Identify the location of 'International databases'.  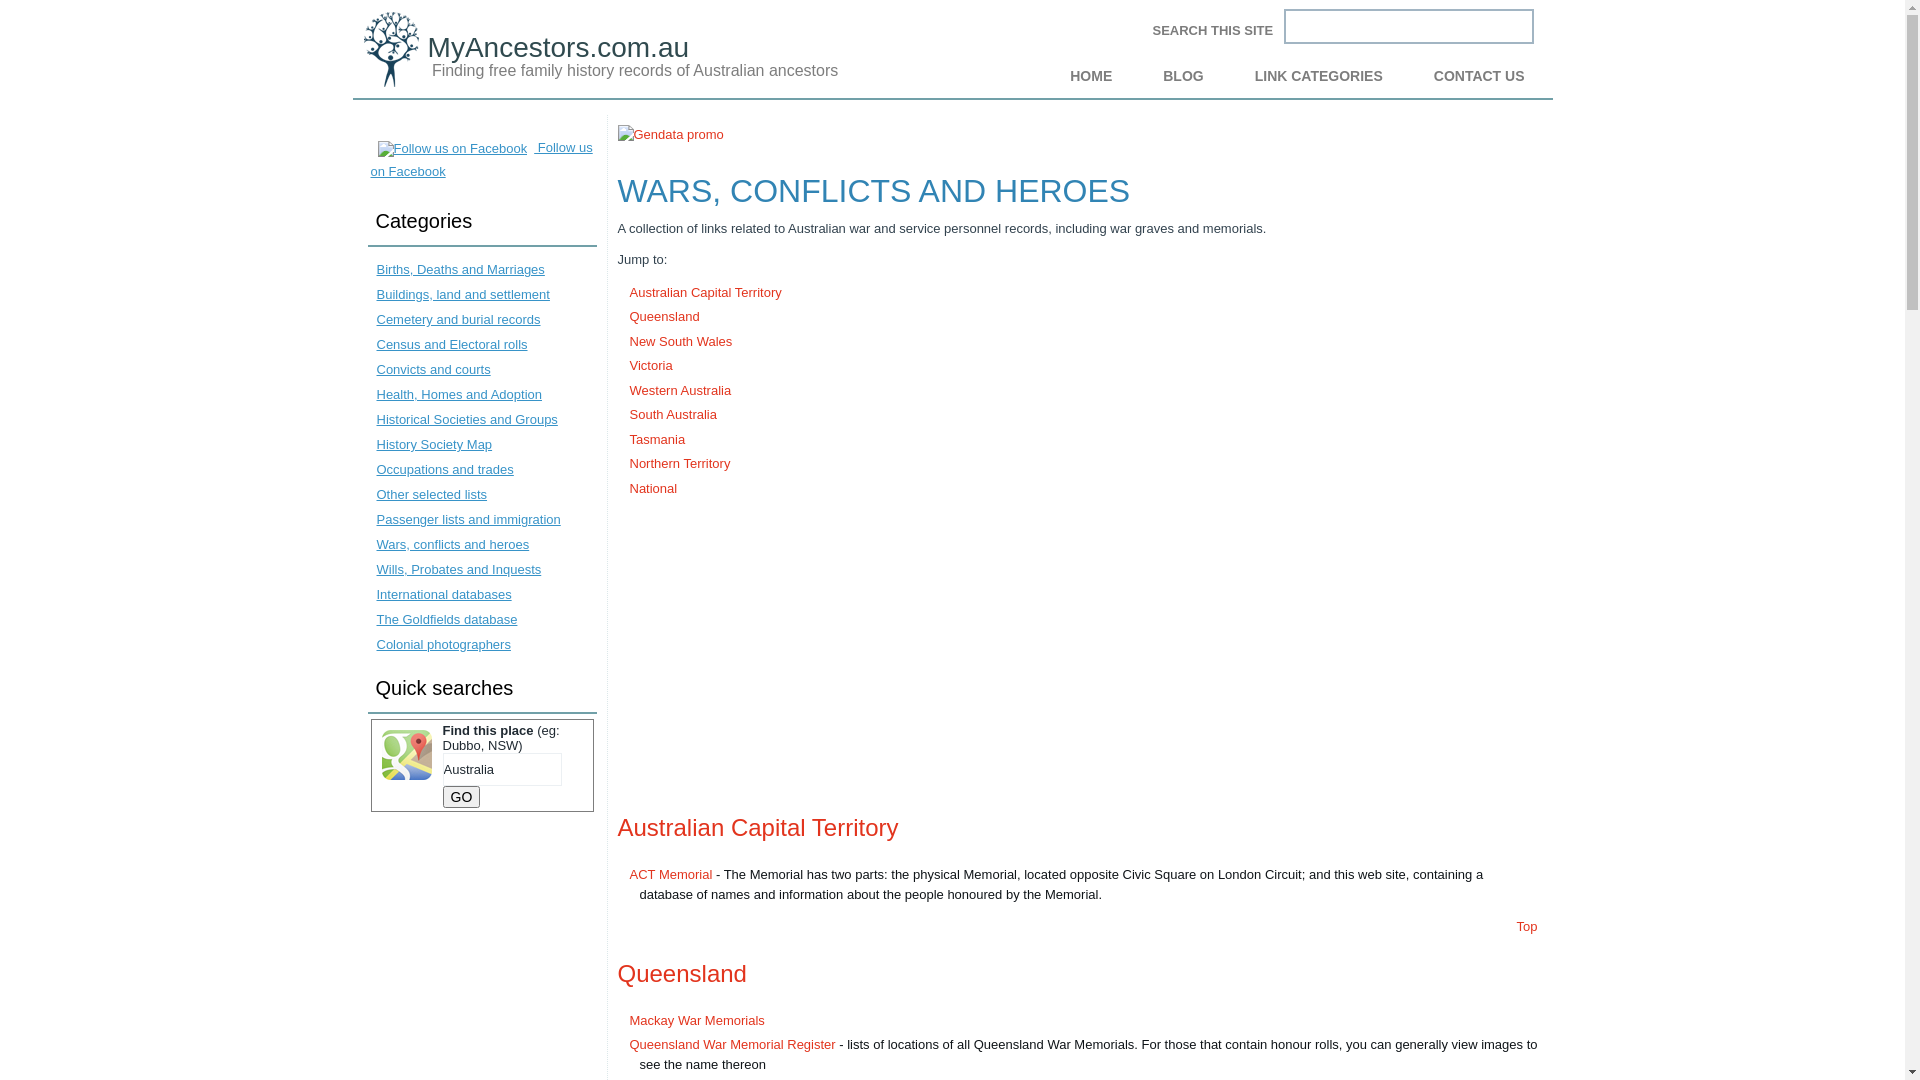
(375, 593).